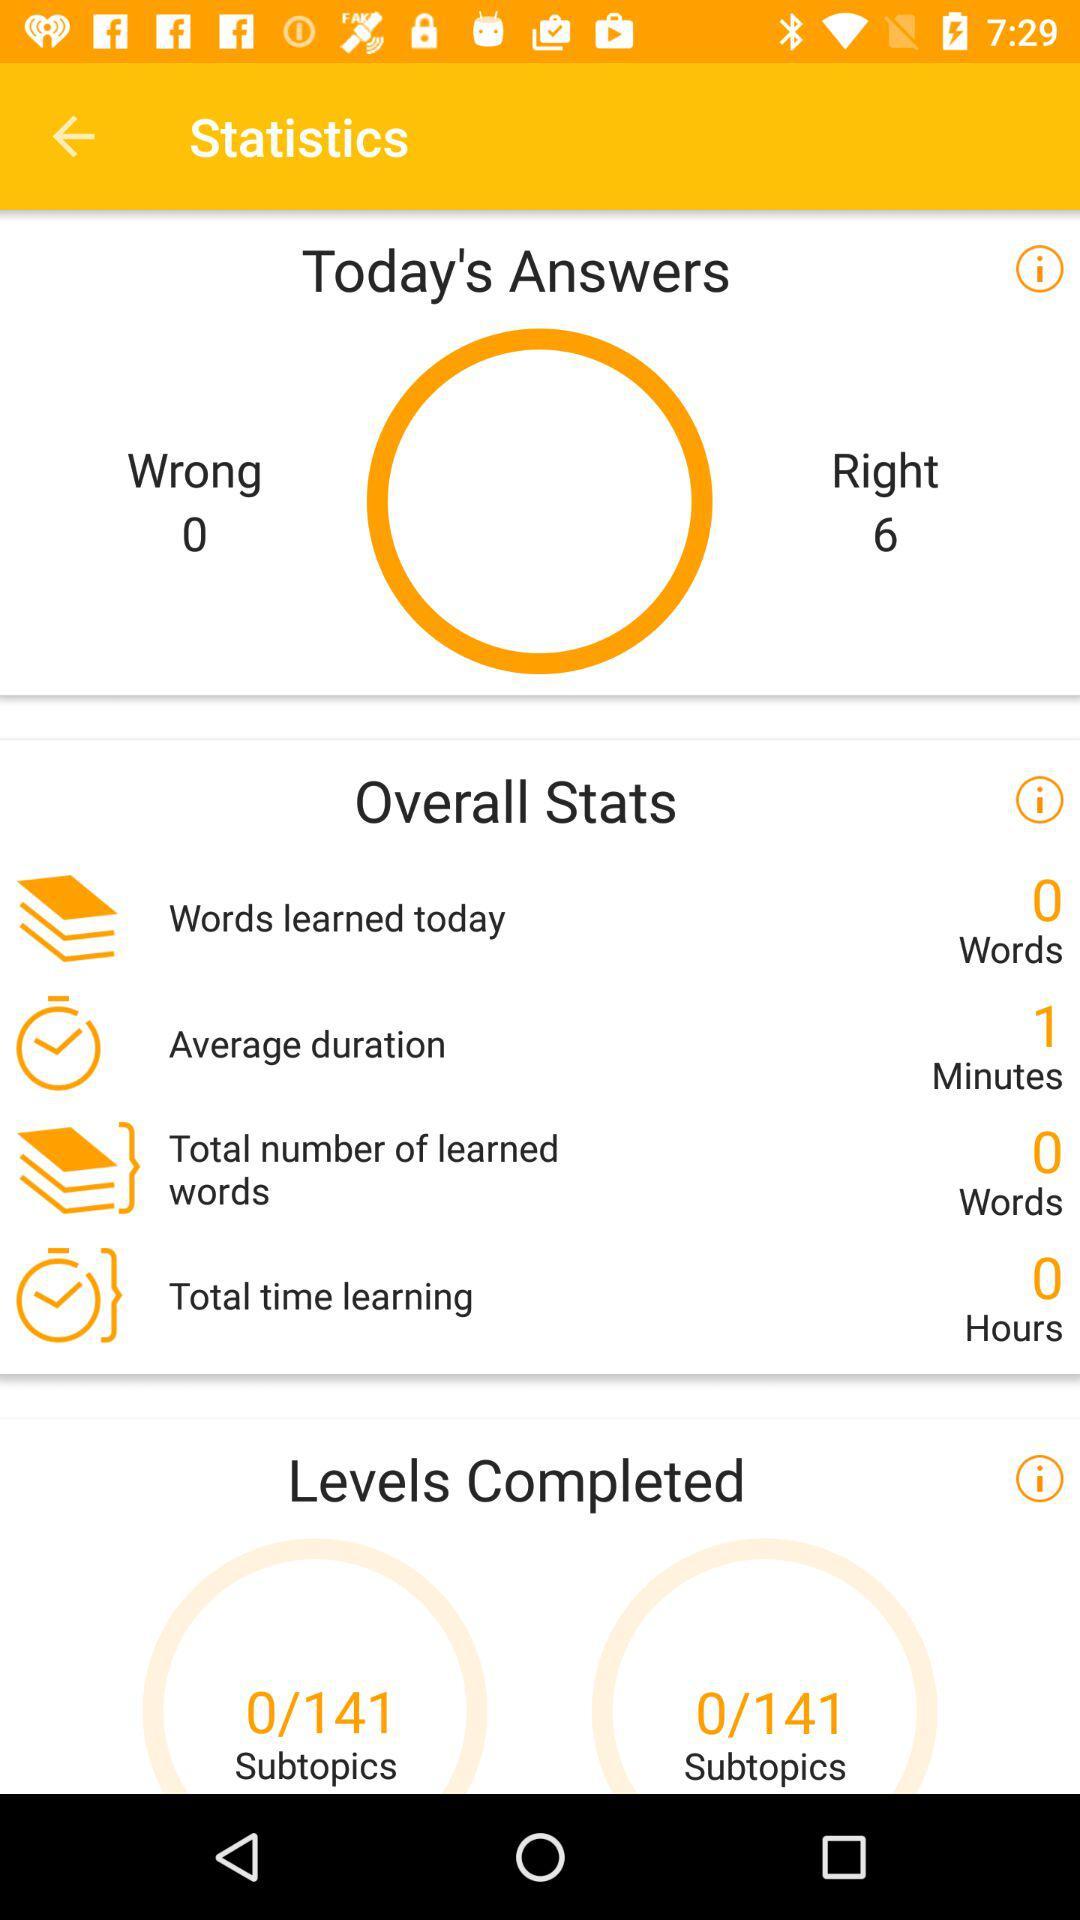 This screenshot has width=1080, height=1920. I want to click on the icon to the left of statistics, so click(72, 135).